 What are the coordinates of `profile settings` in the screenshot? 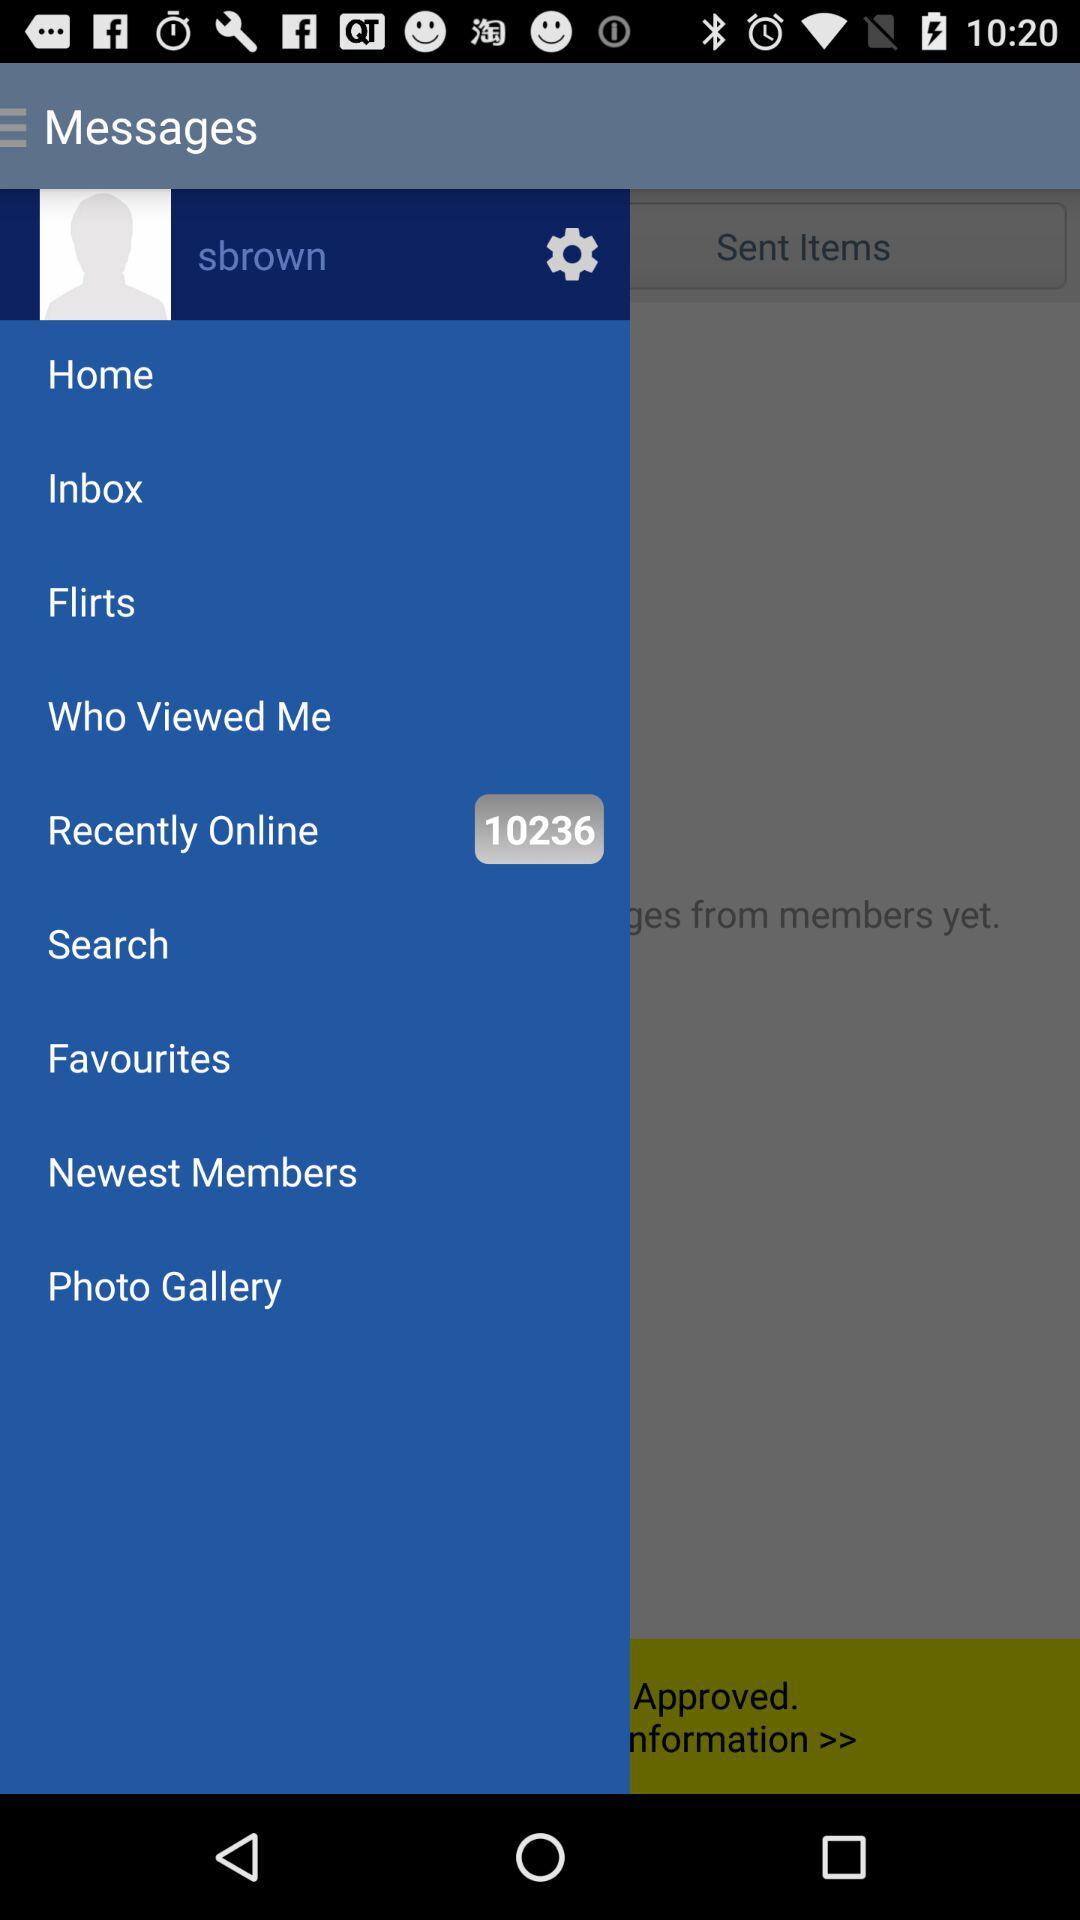 It's located at (315, 253).